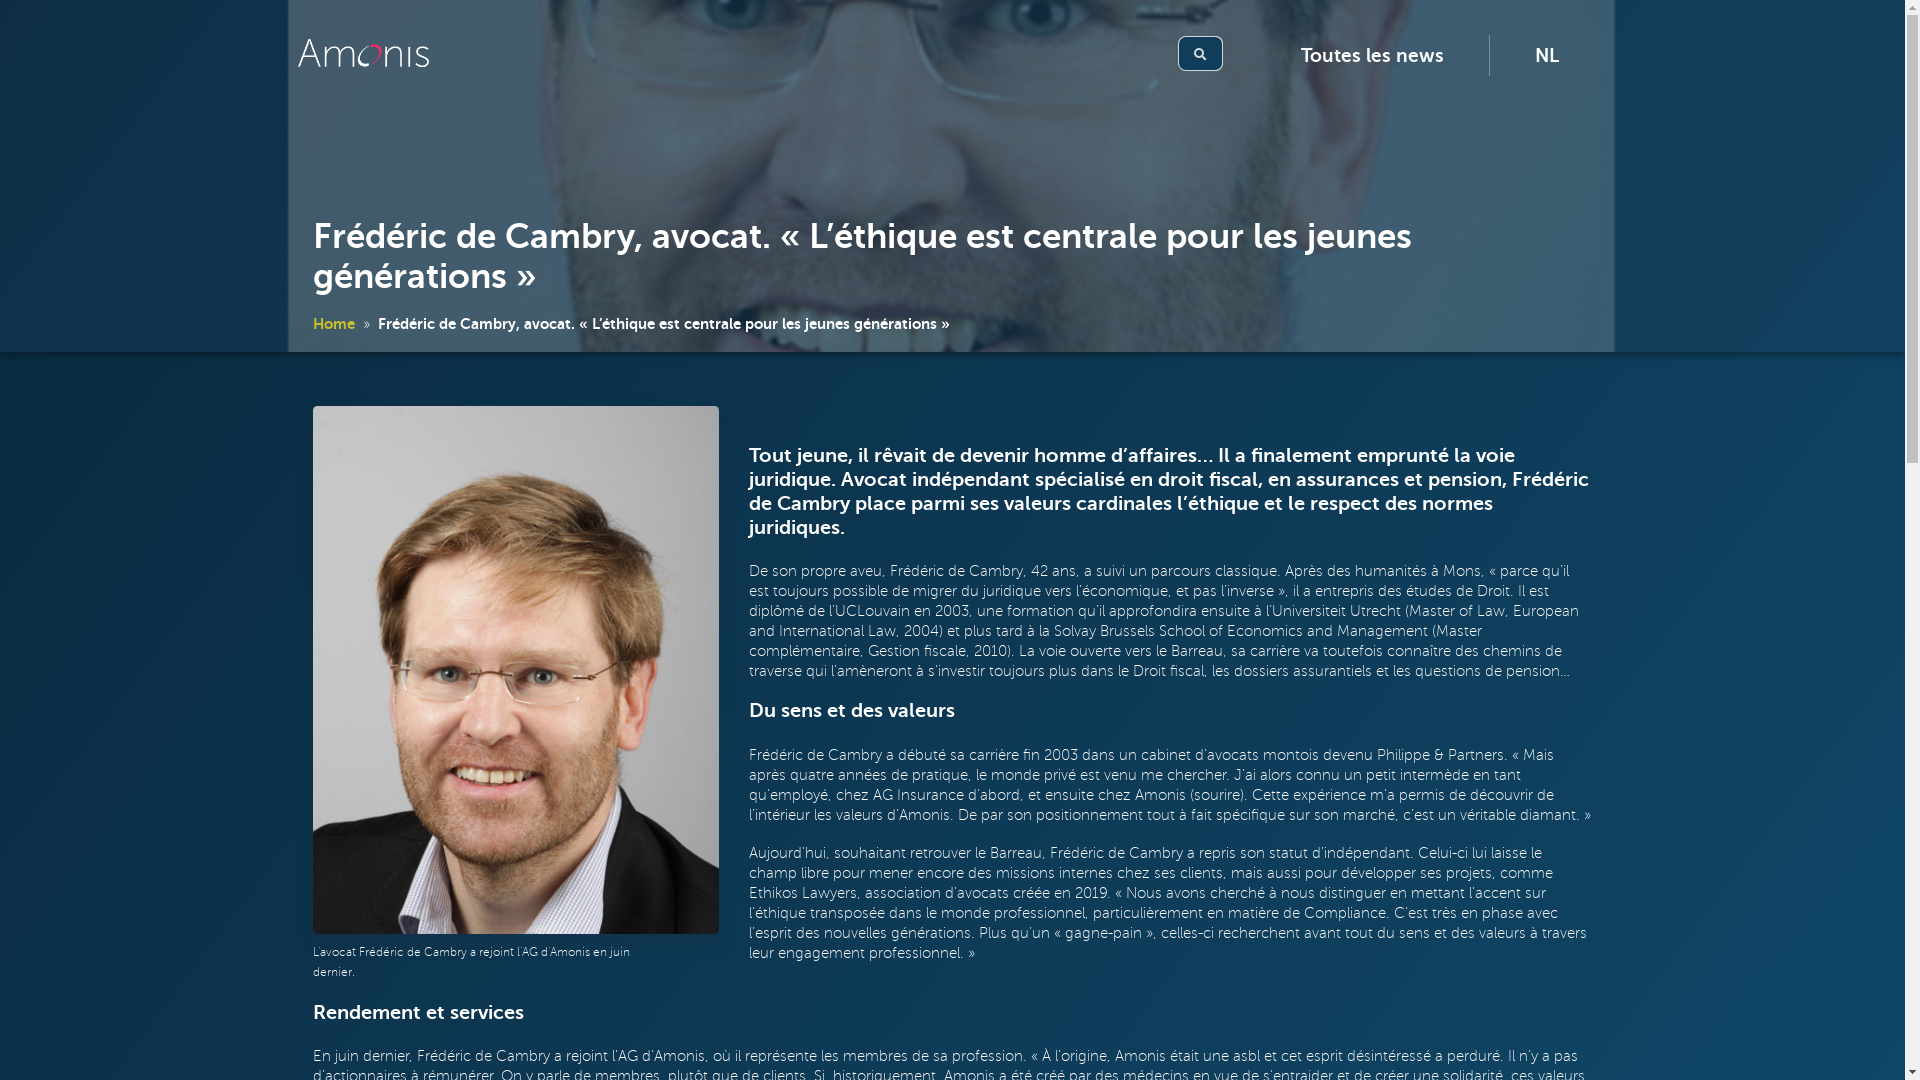 The width and height of the screenshot is (1920, 1080). I want to click on 'Search for:', so click(1207, 52).